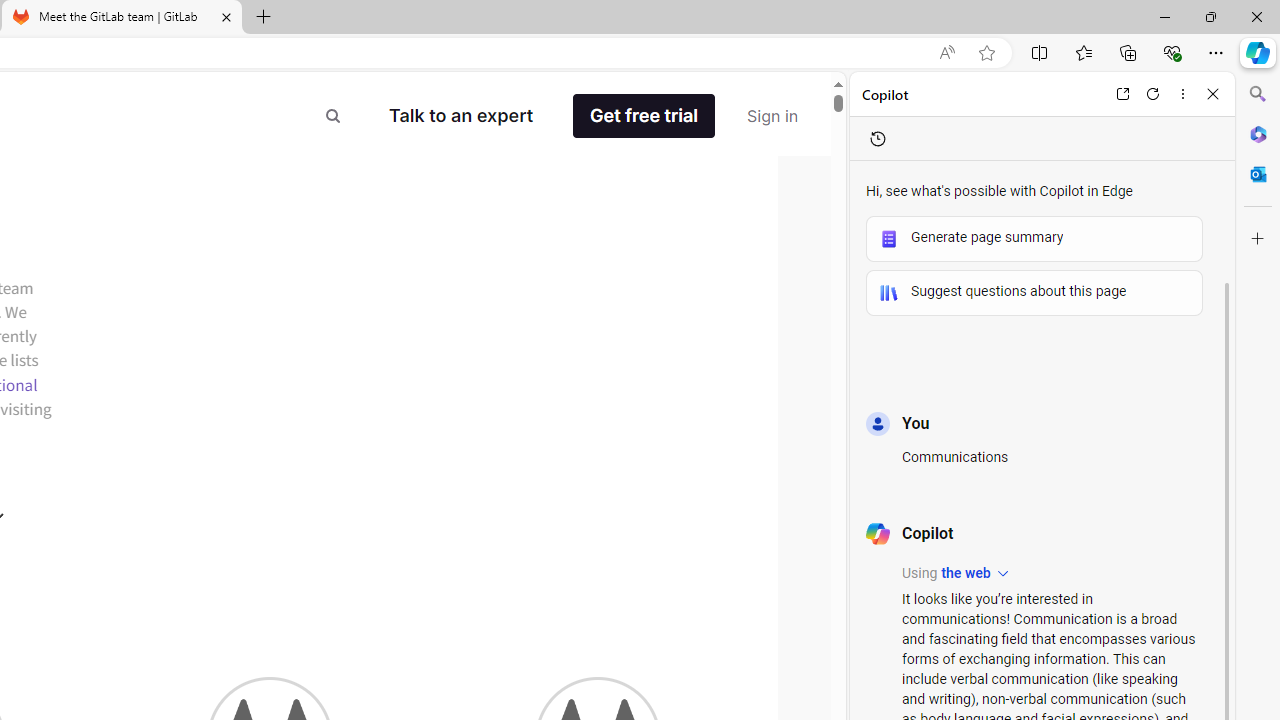  What do you see at coordinates (771, 115) in the screenshot?
I see `'Sign in'` at bounding box center [771, 115].